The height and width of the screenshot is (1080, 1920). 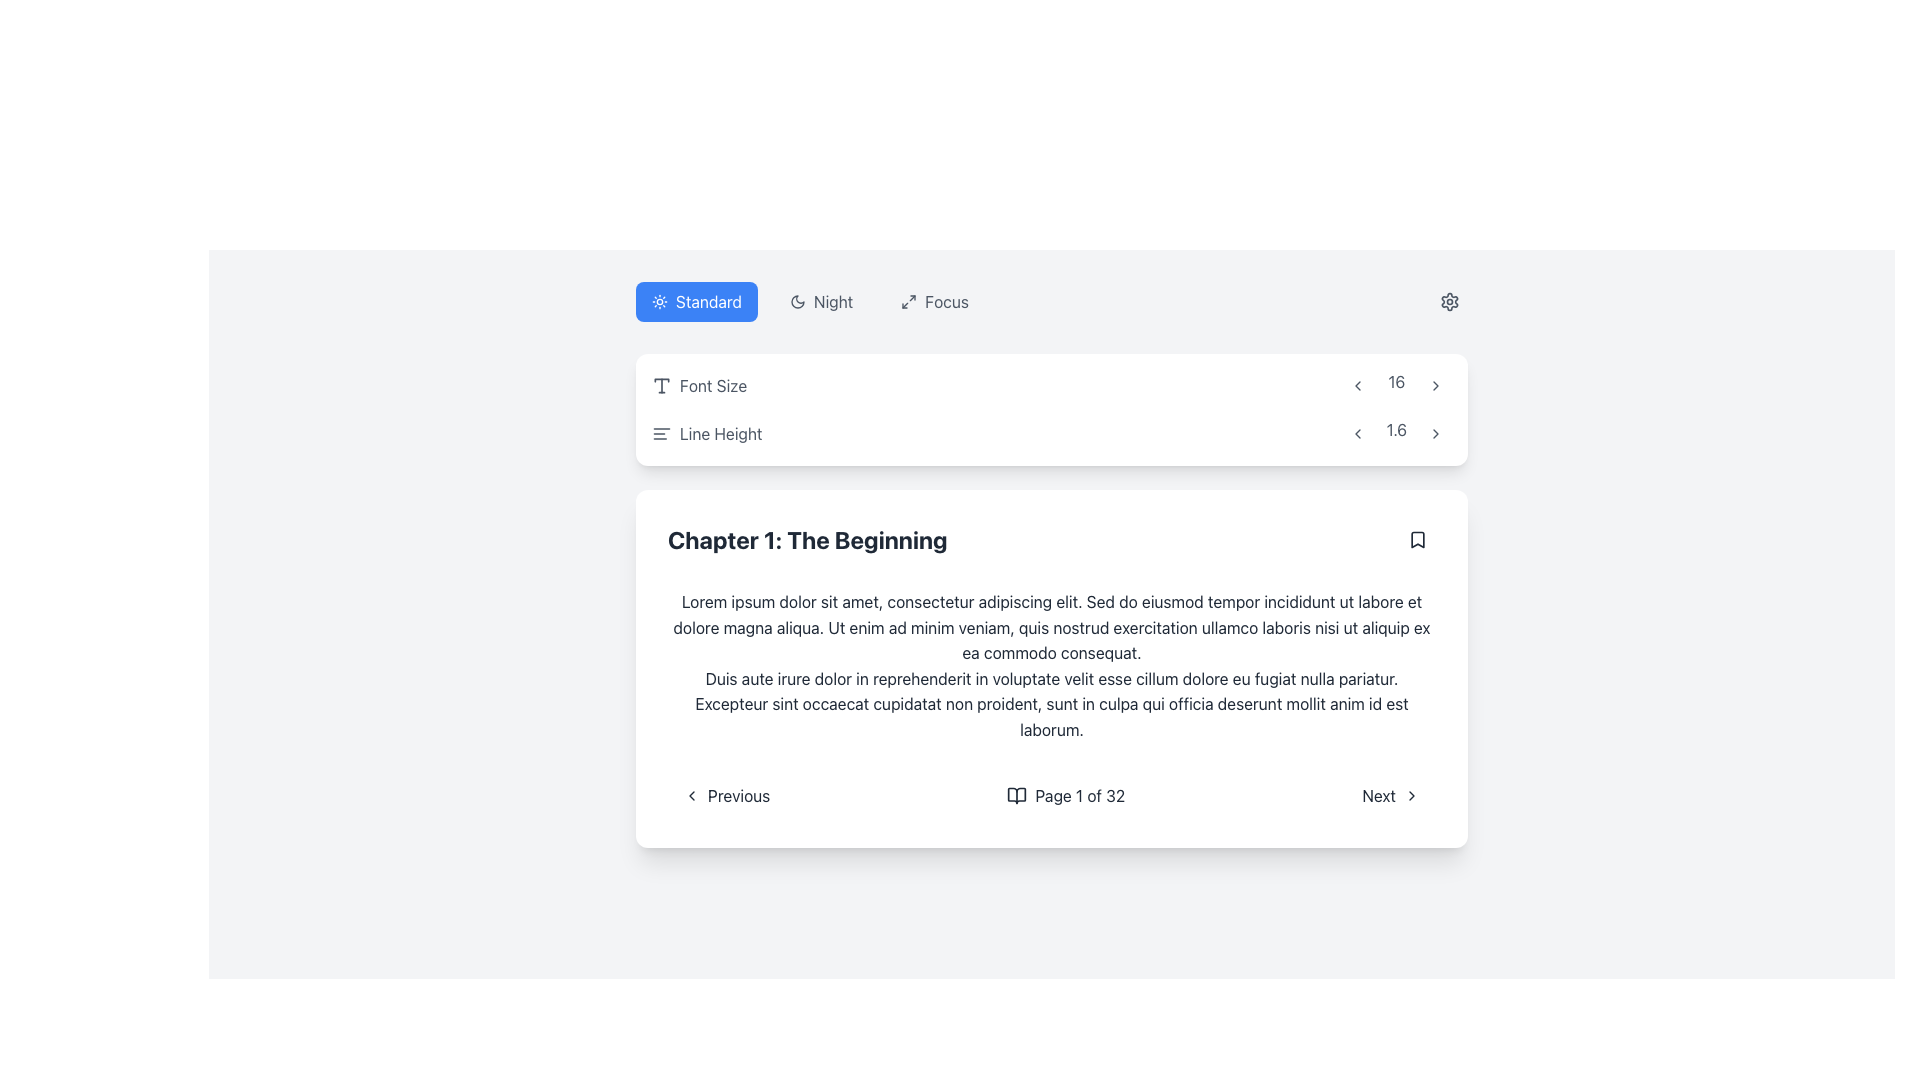 I want to click on the gear-shaped icon in the top-right corner of the interface, so click(x=1449, y=301).